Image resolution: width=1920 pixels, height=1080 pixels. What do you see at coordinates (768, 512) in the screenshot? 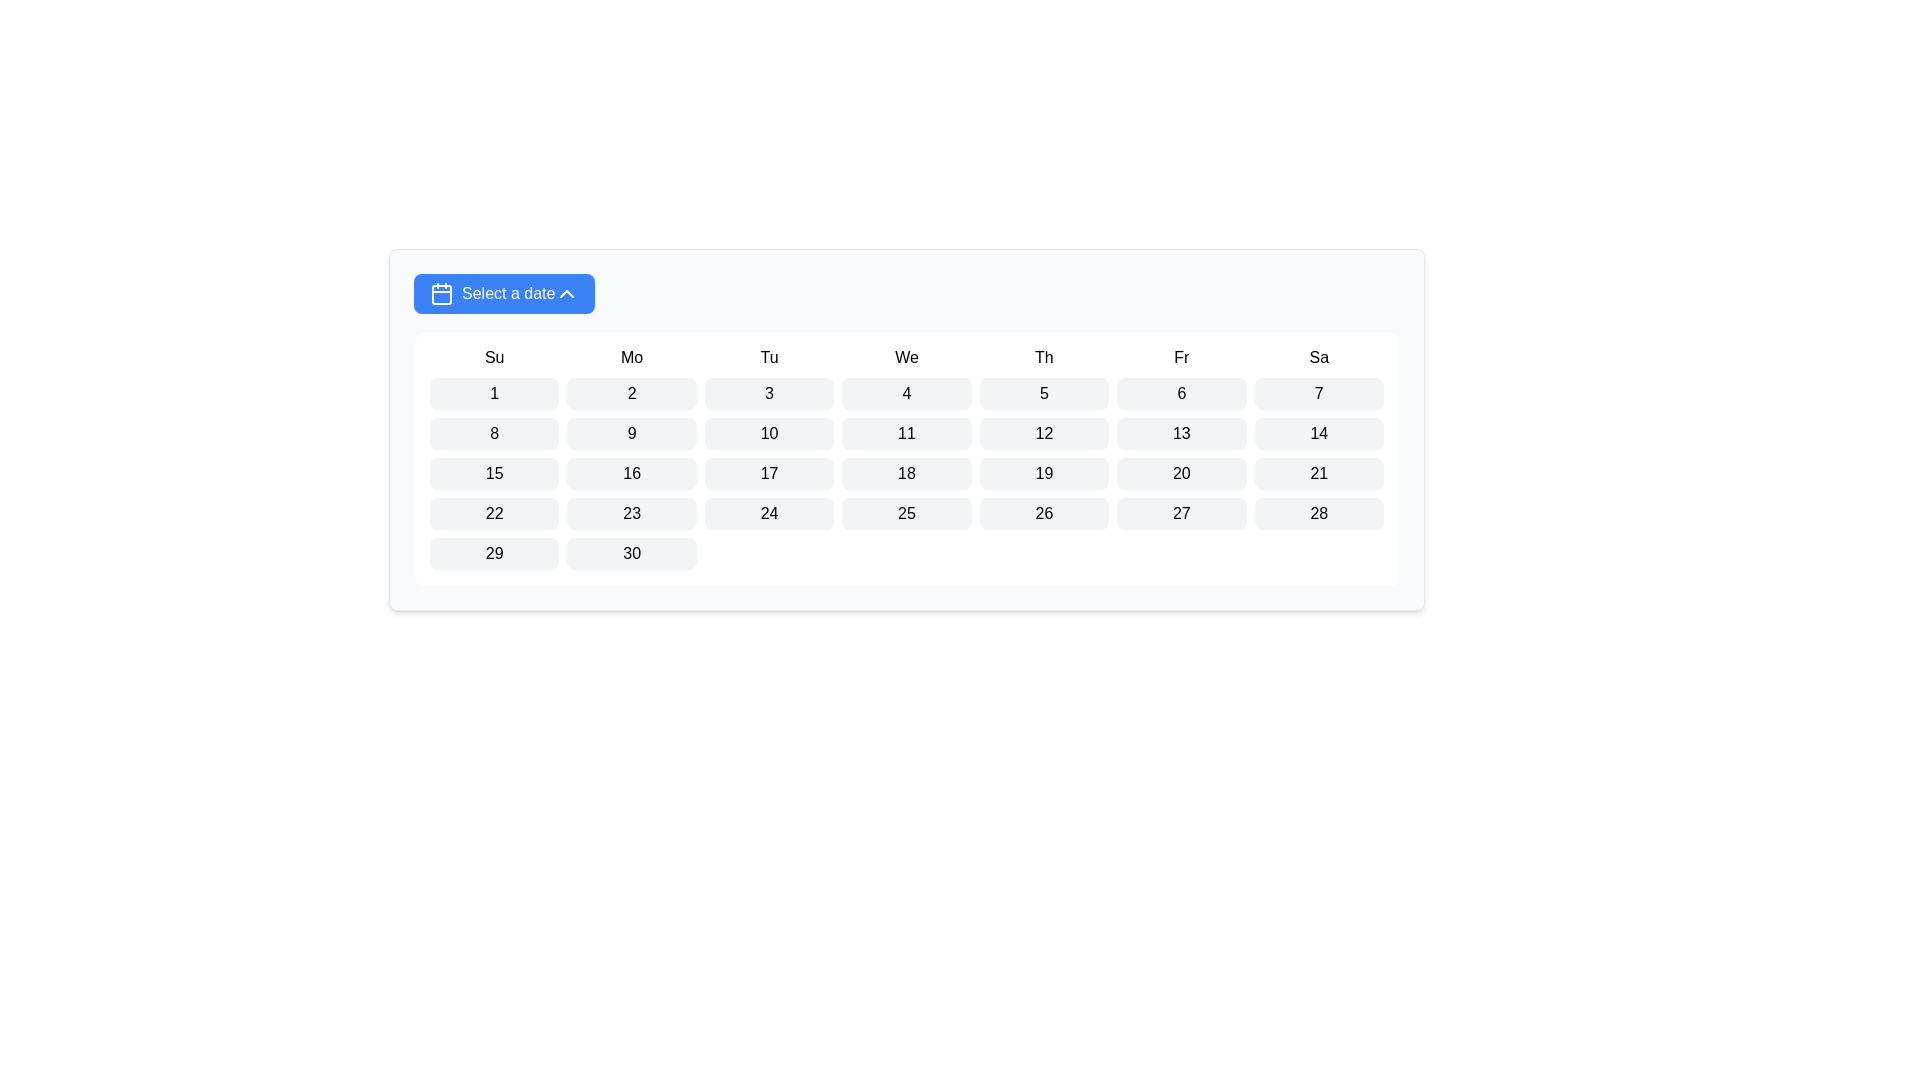
I see `the selectable grid item representing the 24th day of the month, located in the fifth row and third column of the calendar widget, to change its background color` at bounding box center [768, 512].